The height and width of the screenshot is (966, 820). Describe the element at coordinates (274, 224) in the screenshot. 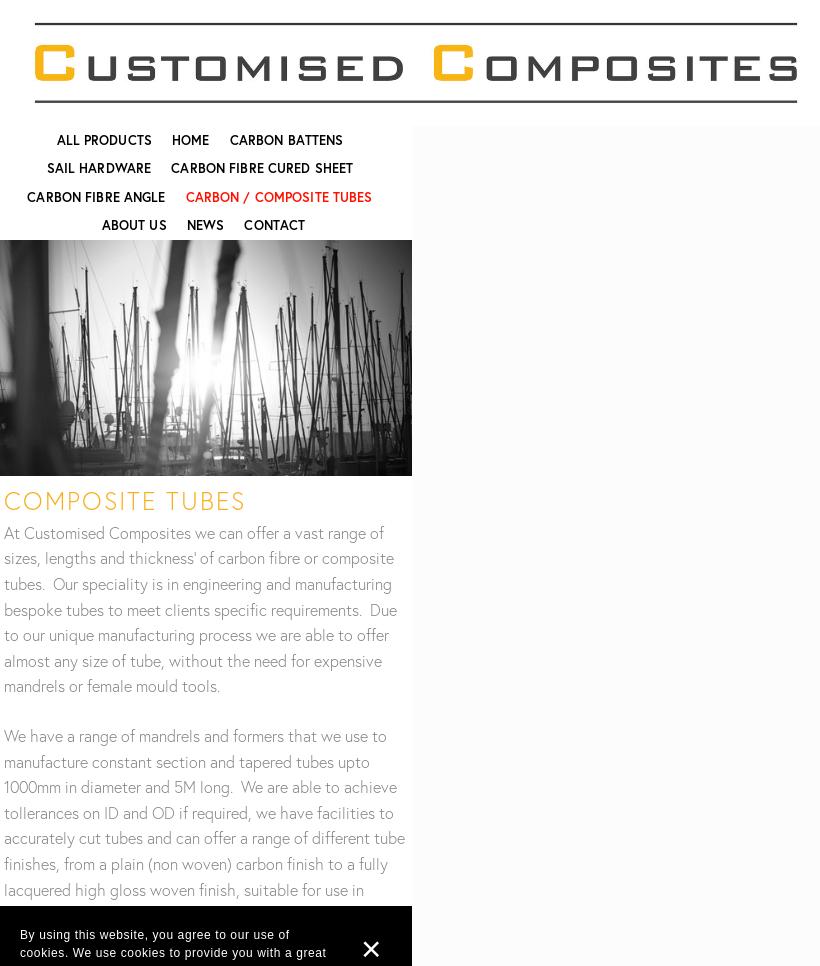

I see `'Contact'` at that location.